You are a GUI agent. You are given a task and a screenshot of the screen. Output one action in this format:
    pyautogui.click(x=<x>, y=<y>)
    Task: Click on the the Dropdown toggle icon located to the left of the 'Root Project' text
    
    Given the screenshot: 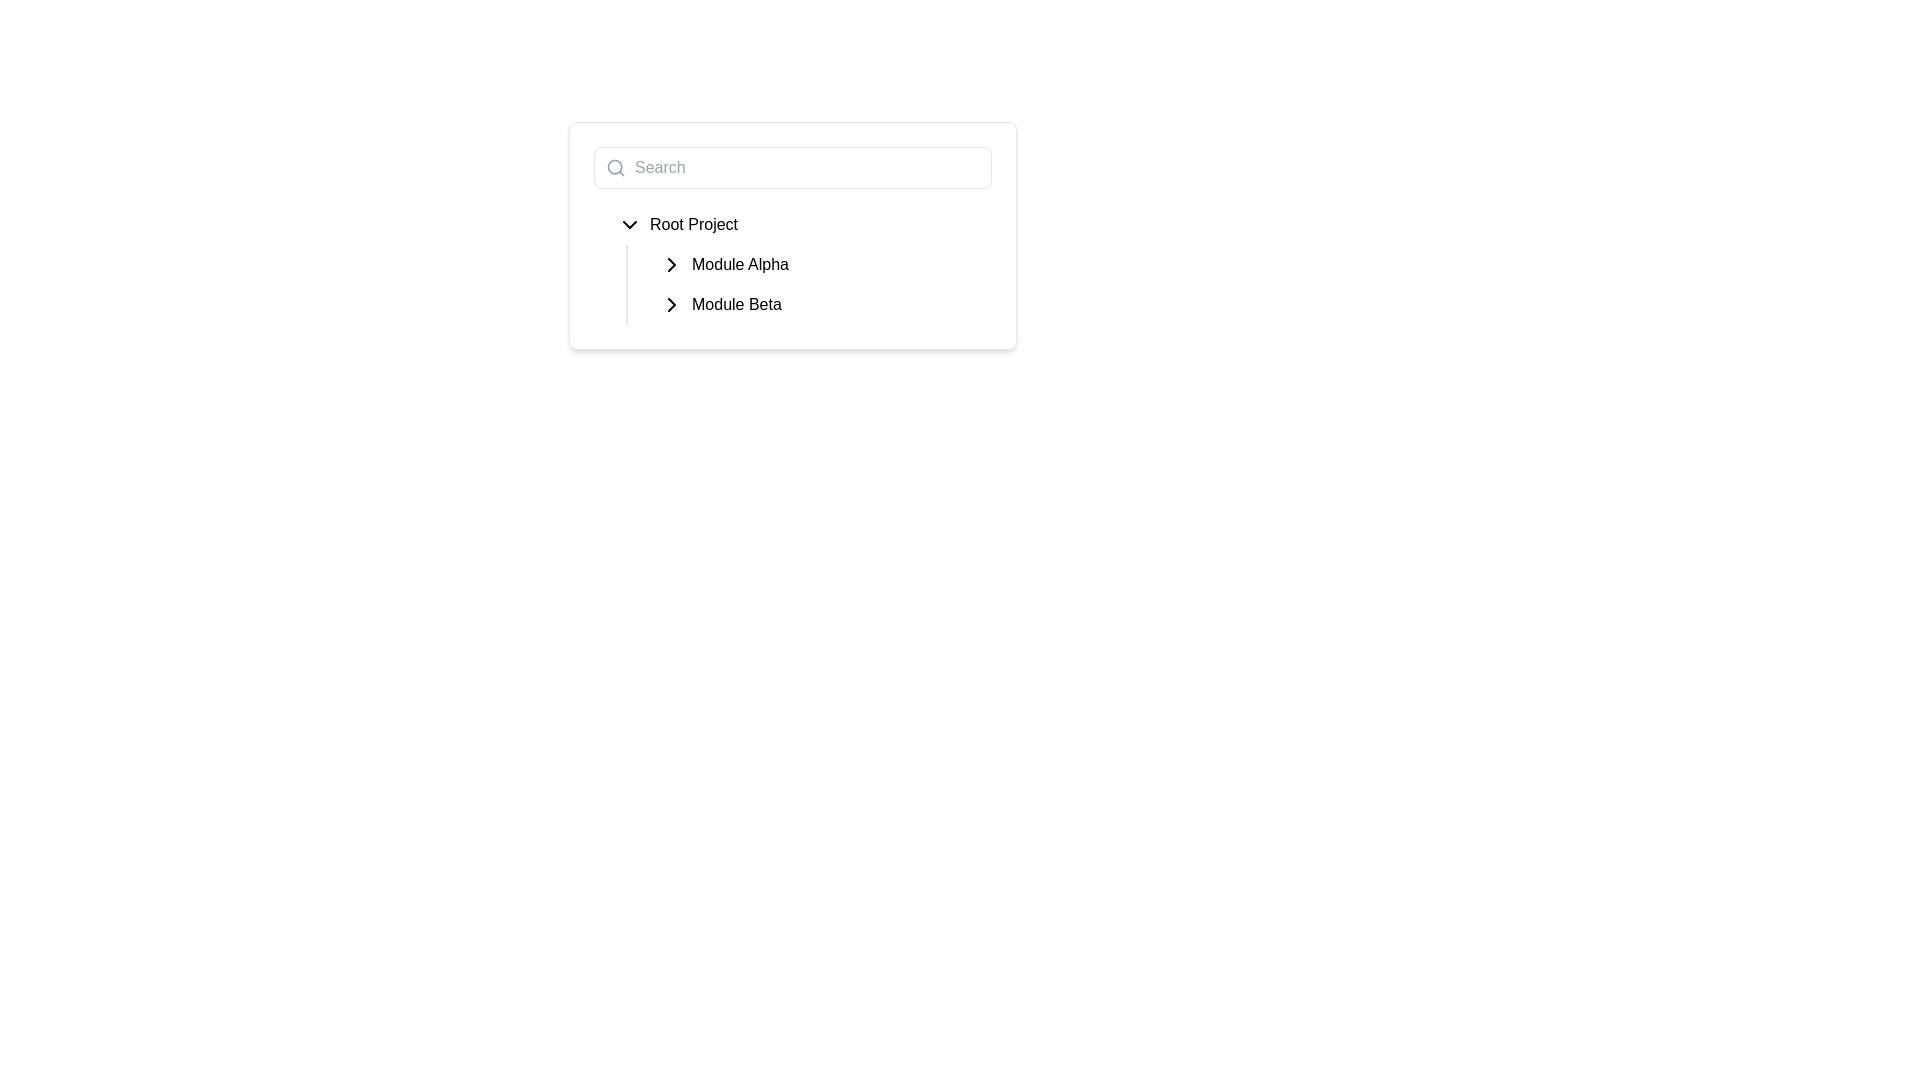 What is the action you would take?
    pyautogui.click(x=628, y=224)
    